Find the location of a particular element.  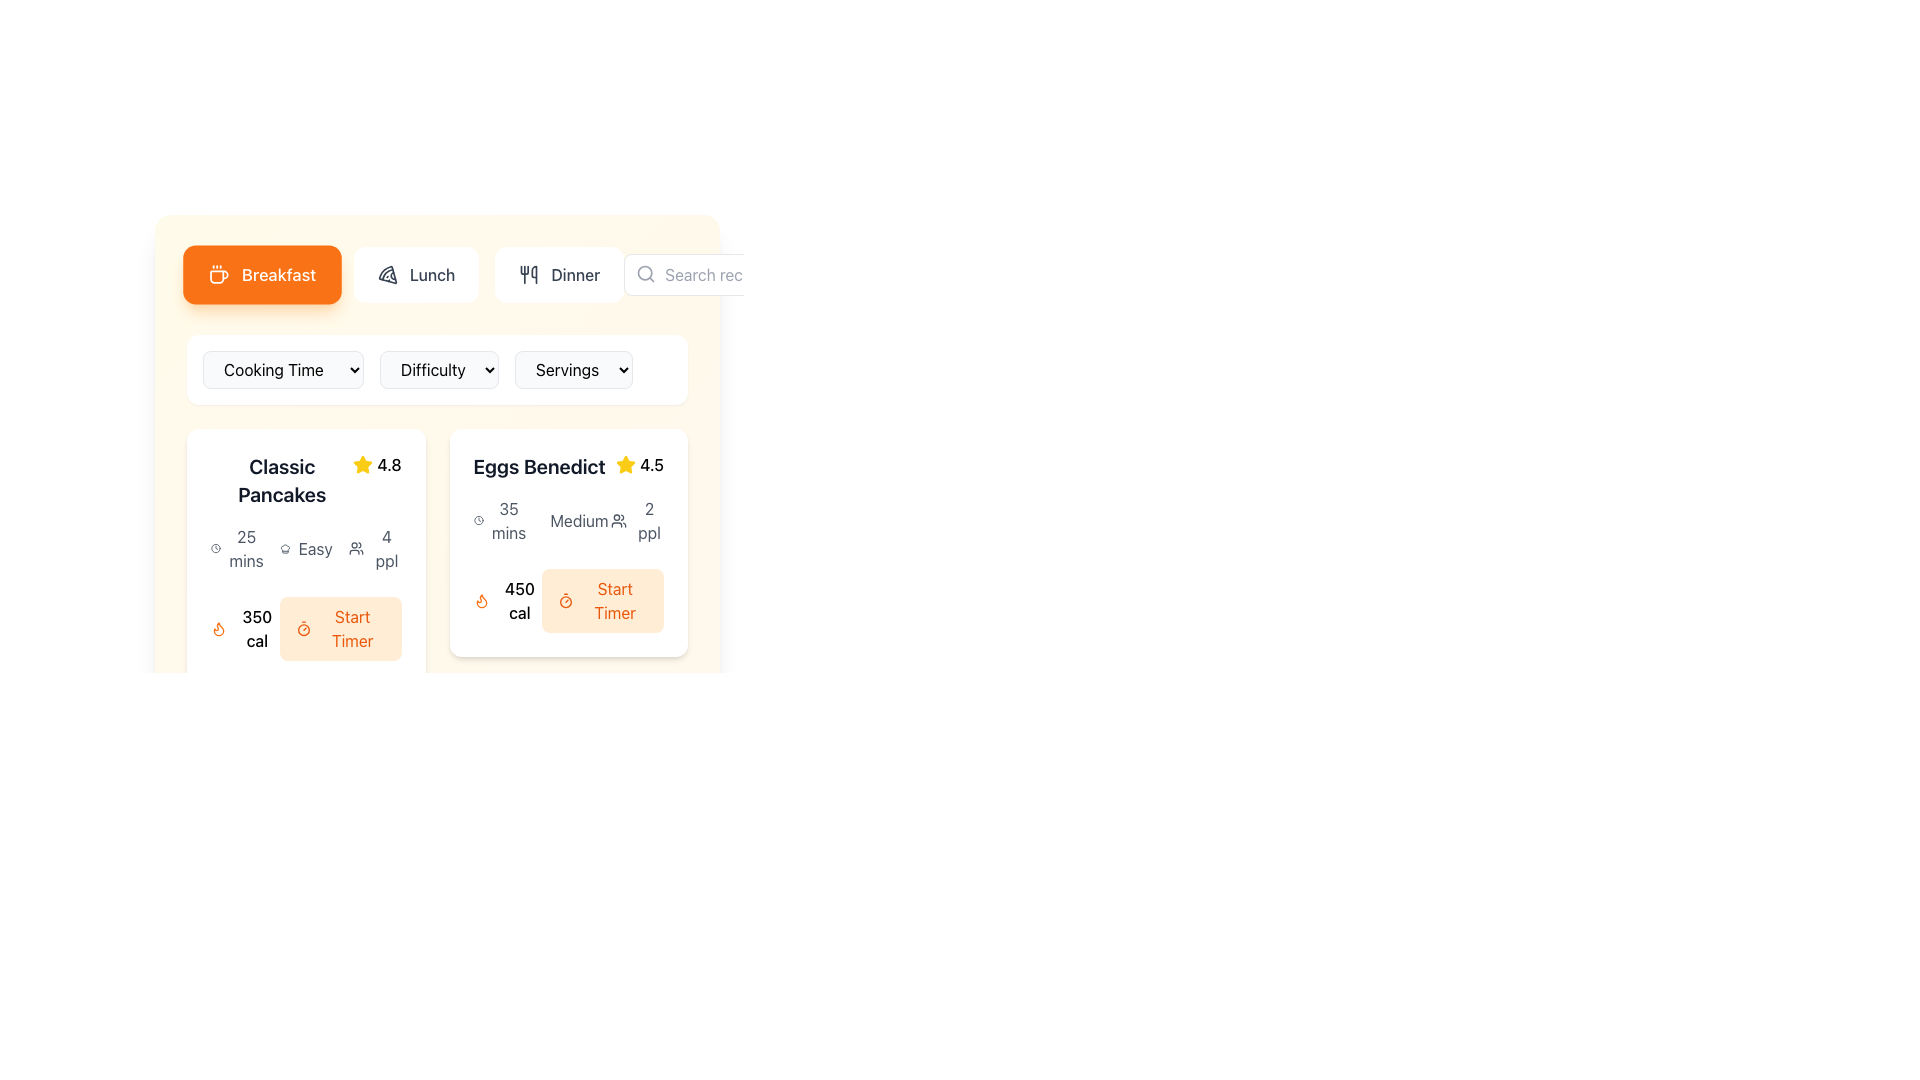

the 'Dinner' category selector element located on the horizontal navigation bar is located at coordinates (574, 274).